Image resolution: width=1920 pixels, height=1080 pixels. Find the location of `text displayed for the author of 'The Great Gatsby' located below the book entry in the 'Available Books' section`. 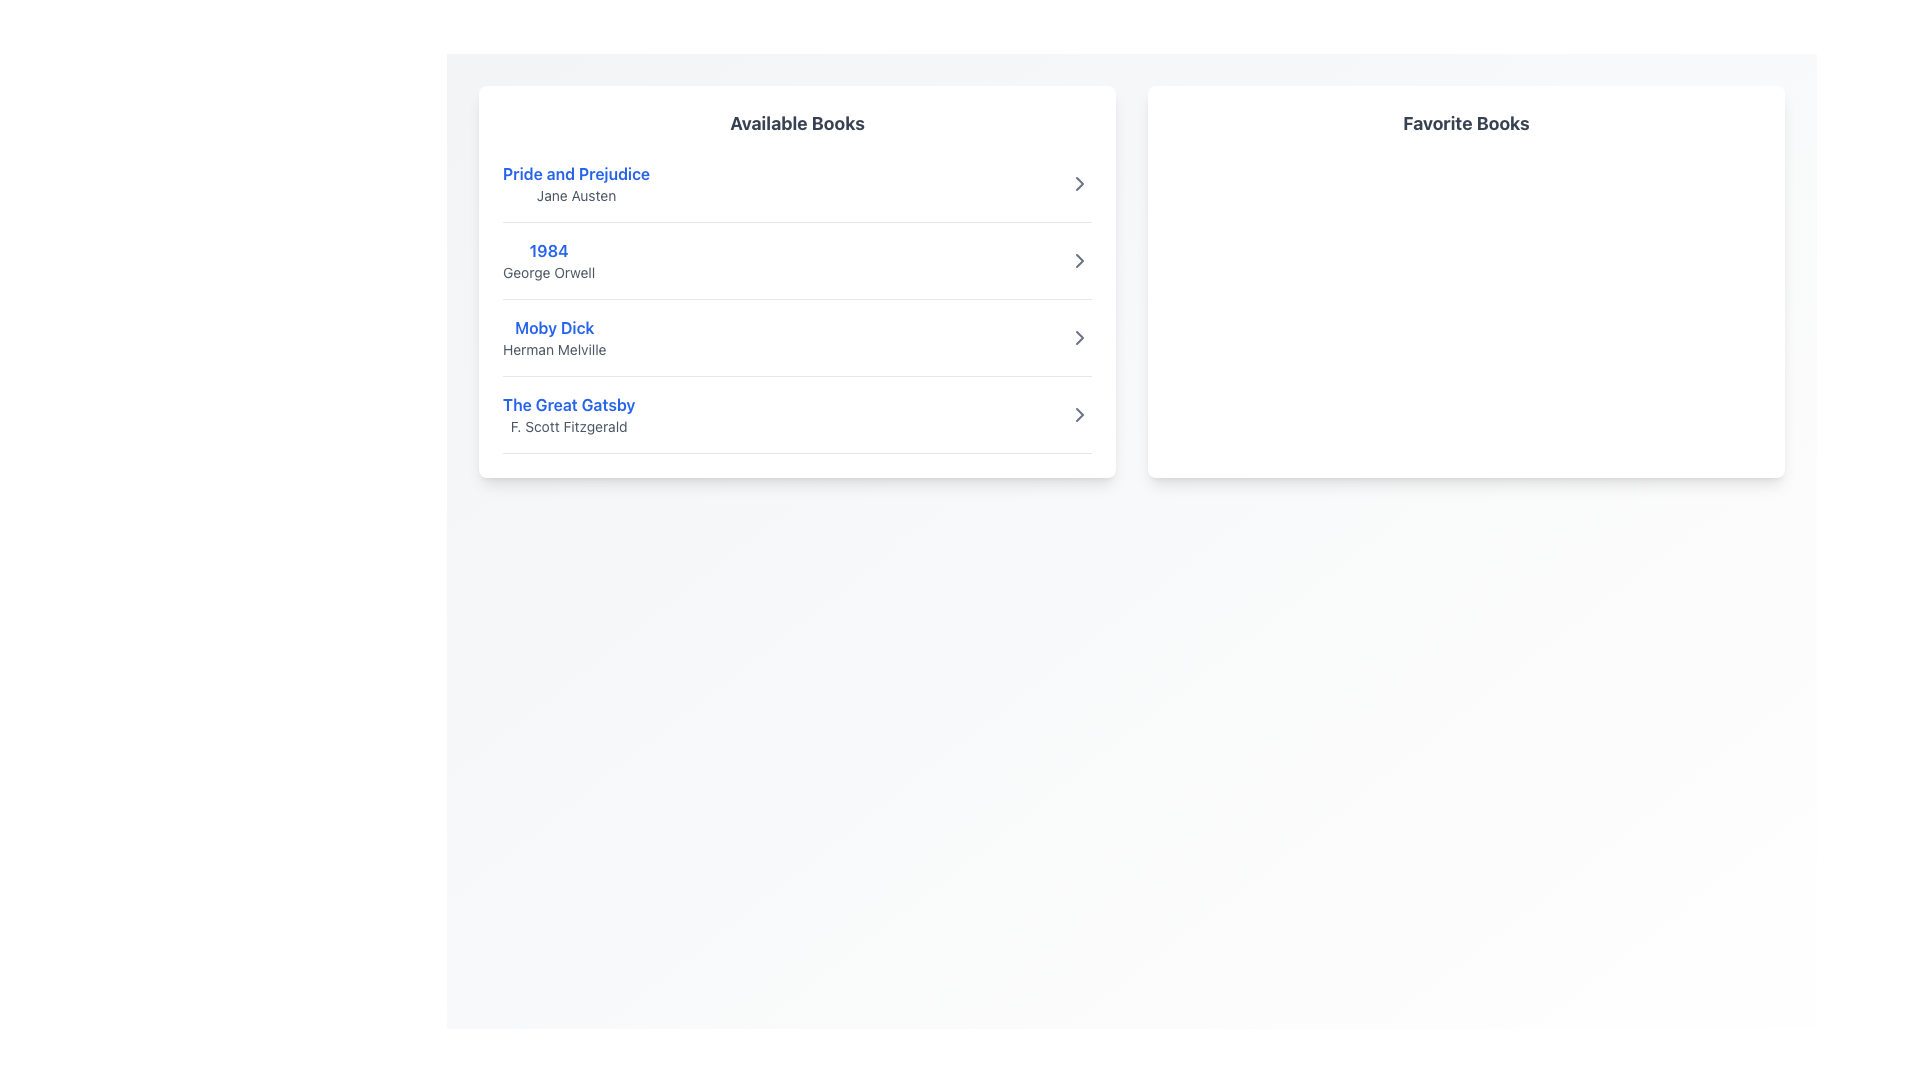

text displayed for the author of 'The Great Gatsby' located below the book entry in the 'Available Books' section is located at coordinates (568, 426).